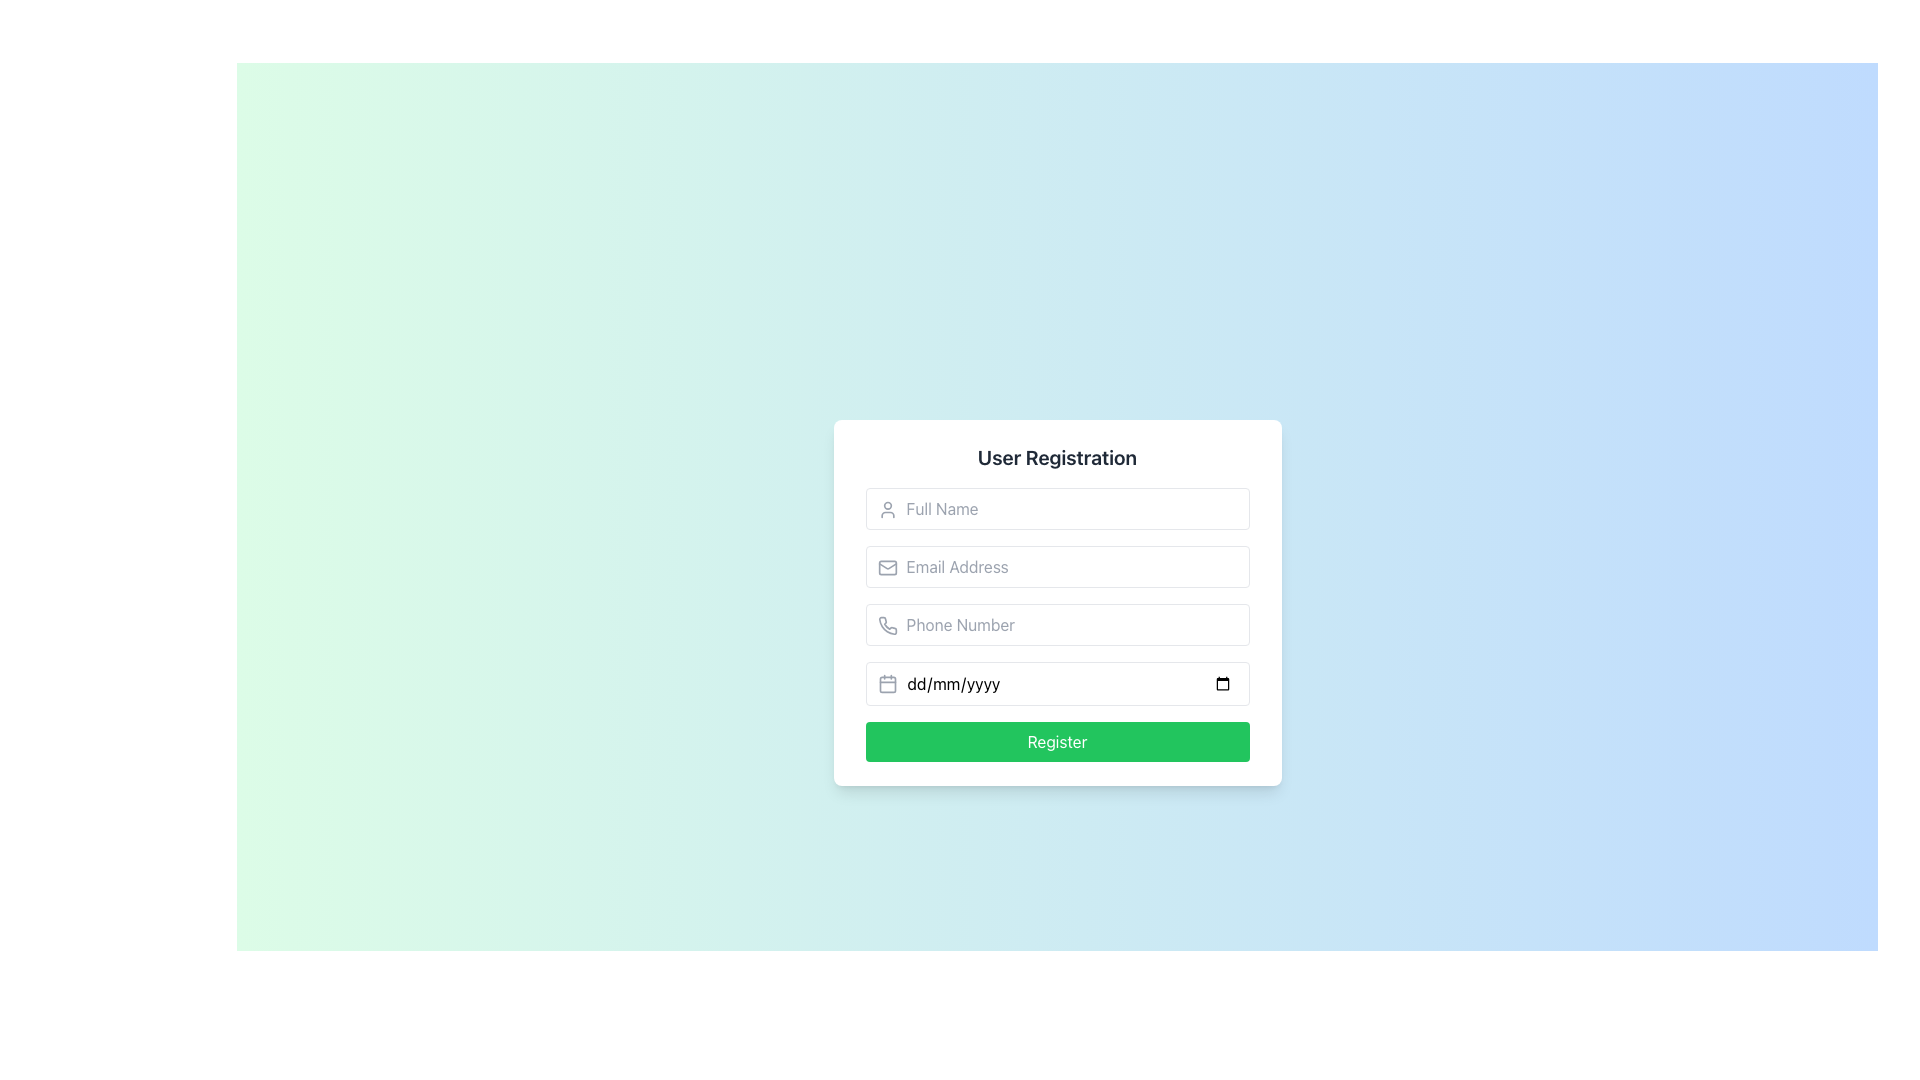  I want to click on the 'Submit' button at the bottom center of the 'User Registration' card, so click(1056, 741).